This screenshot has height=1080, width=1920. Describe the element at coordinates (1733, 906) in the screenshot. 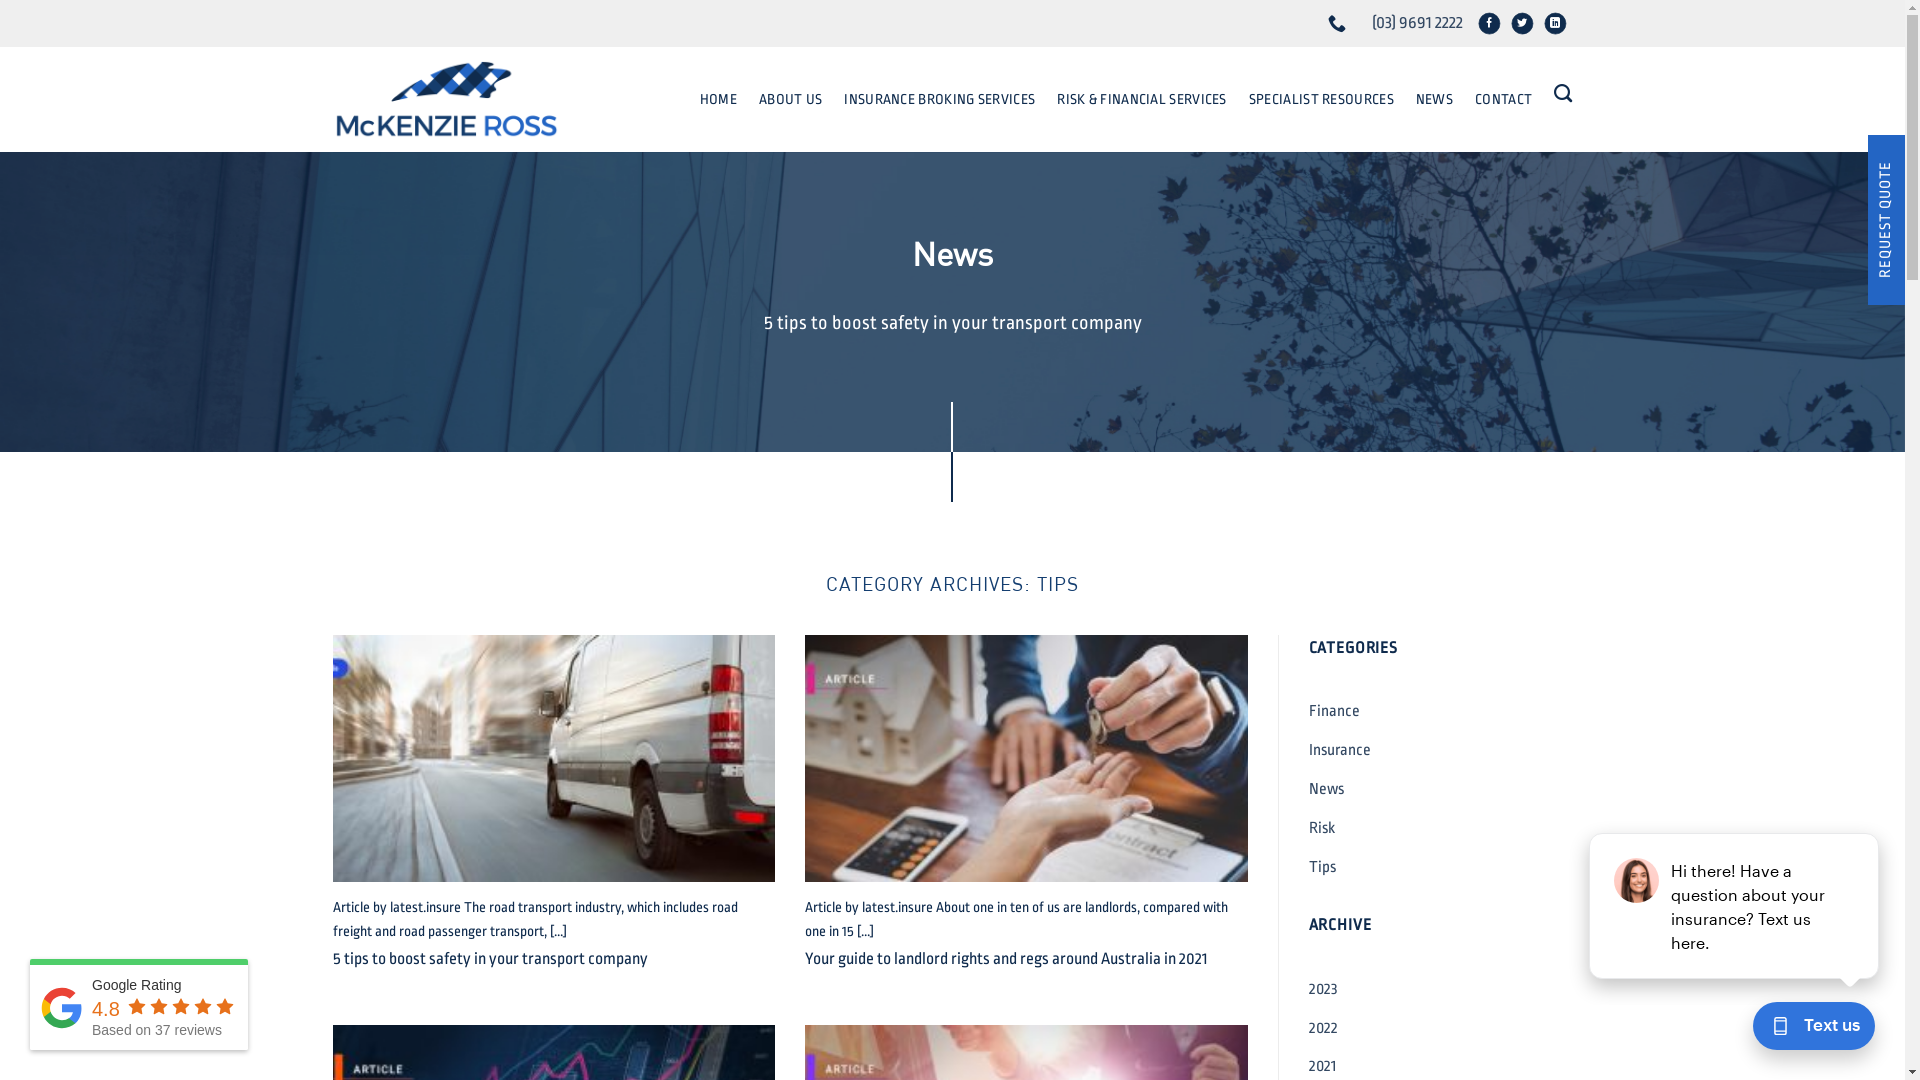

I see `'podium webchat widget prompt'` at that location.